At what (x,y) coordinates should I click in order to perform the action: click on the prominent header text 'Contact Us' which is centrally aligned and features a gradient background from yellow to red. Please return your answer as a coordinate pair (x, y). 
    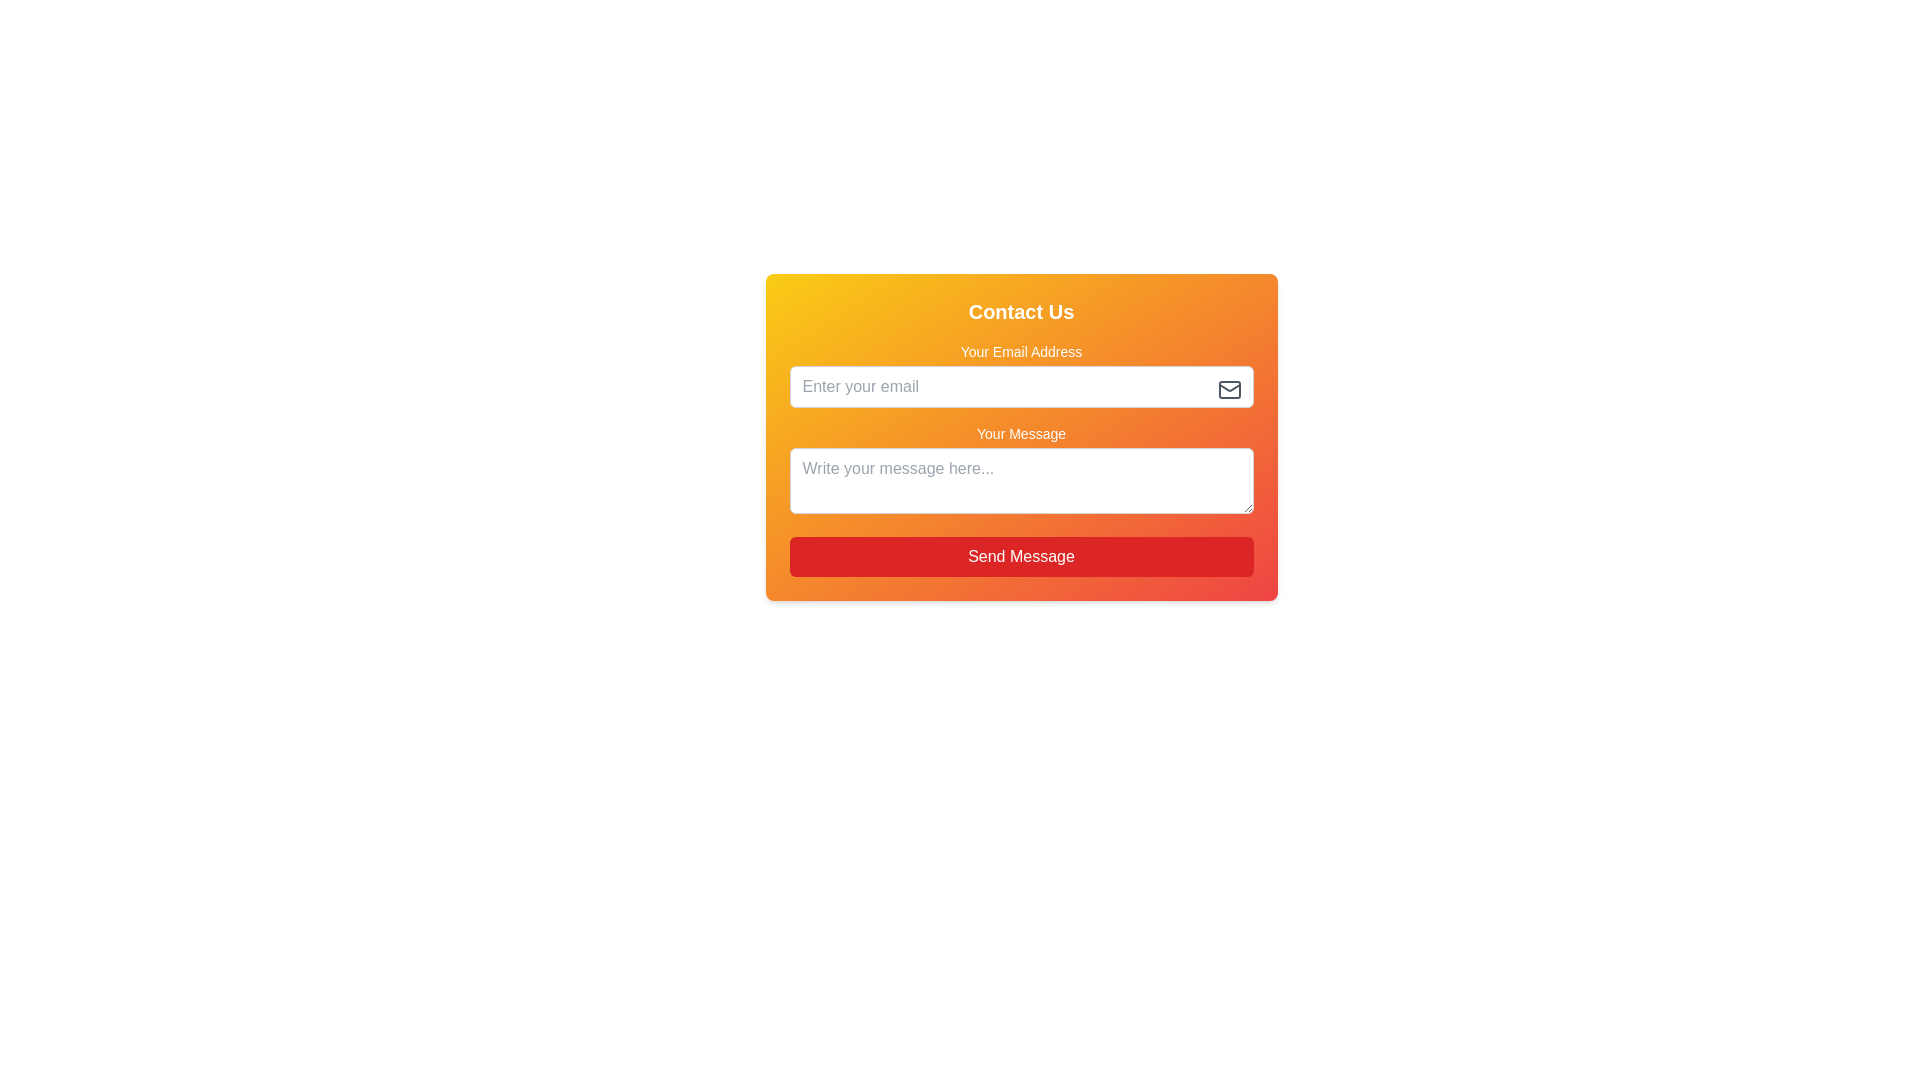
    Looking at the image, I should click on (1021, 312).